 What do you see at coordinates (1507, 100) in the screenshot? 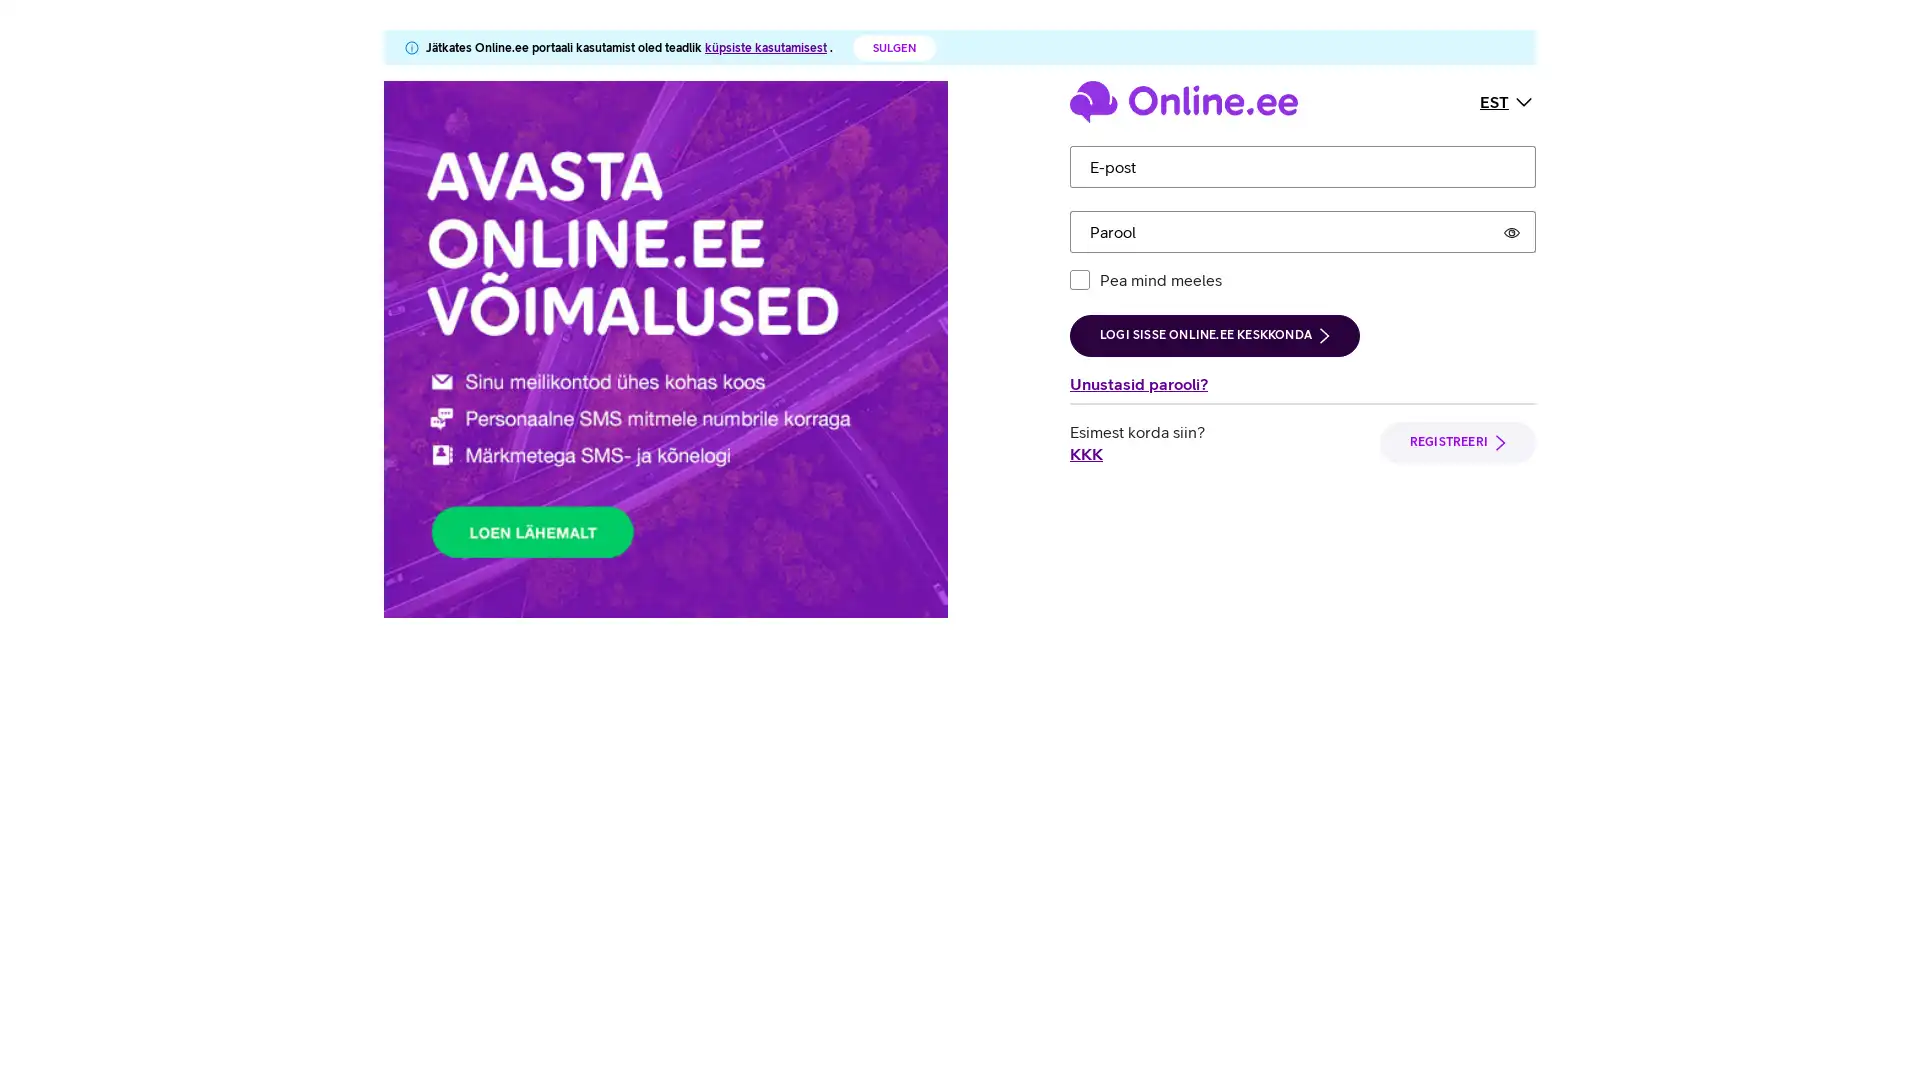
I see `EST` at bounding box center [1507, 100].